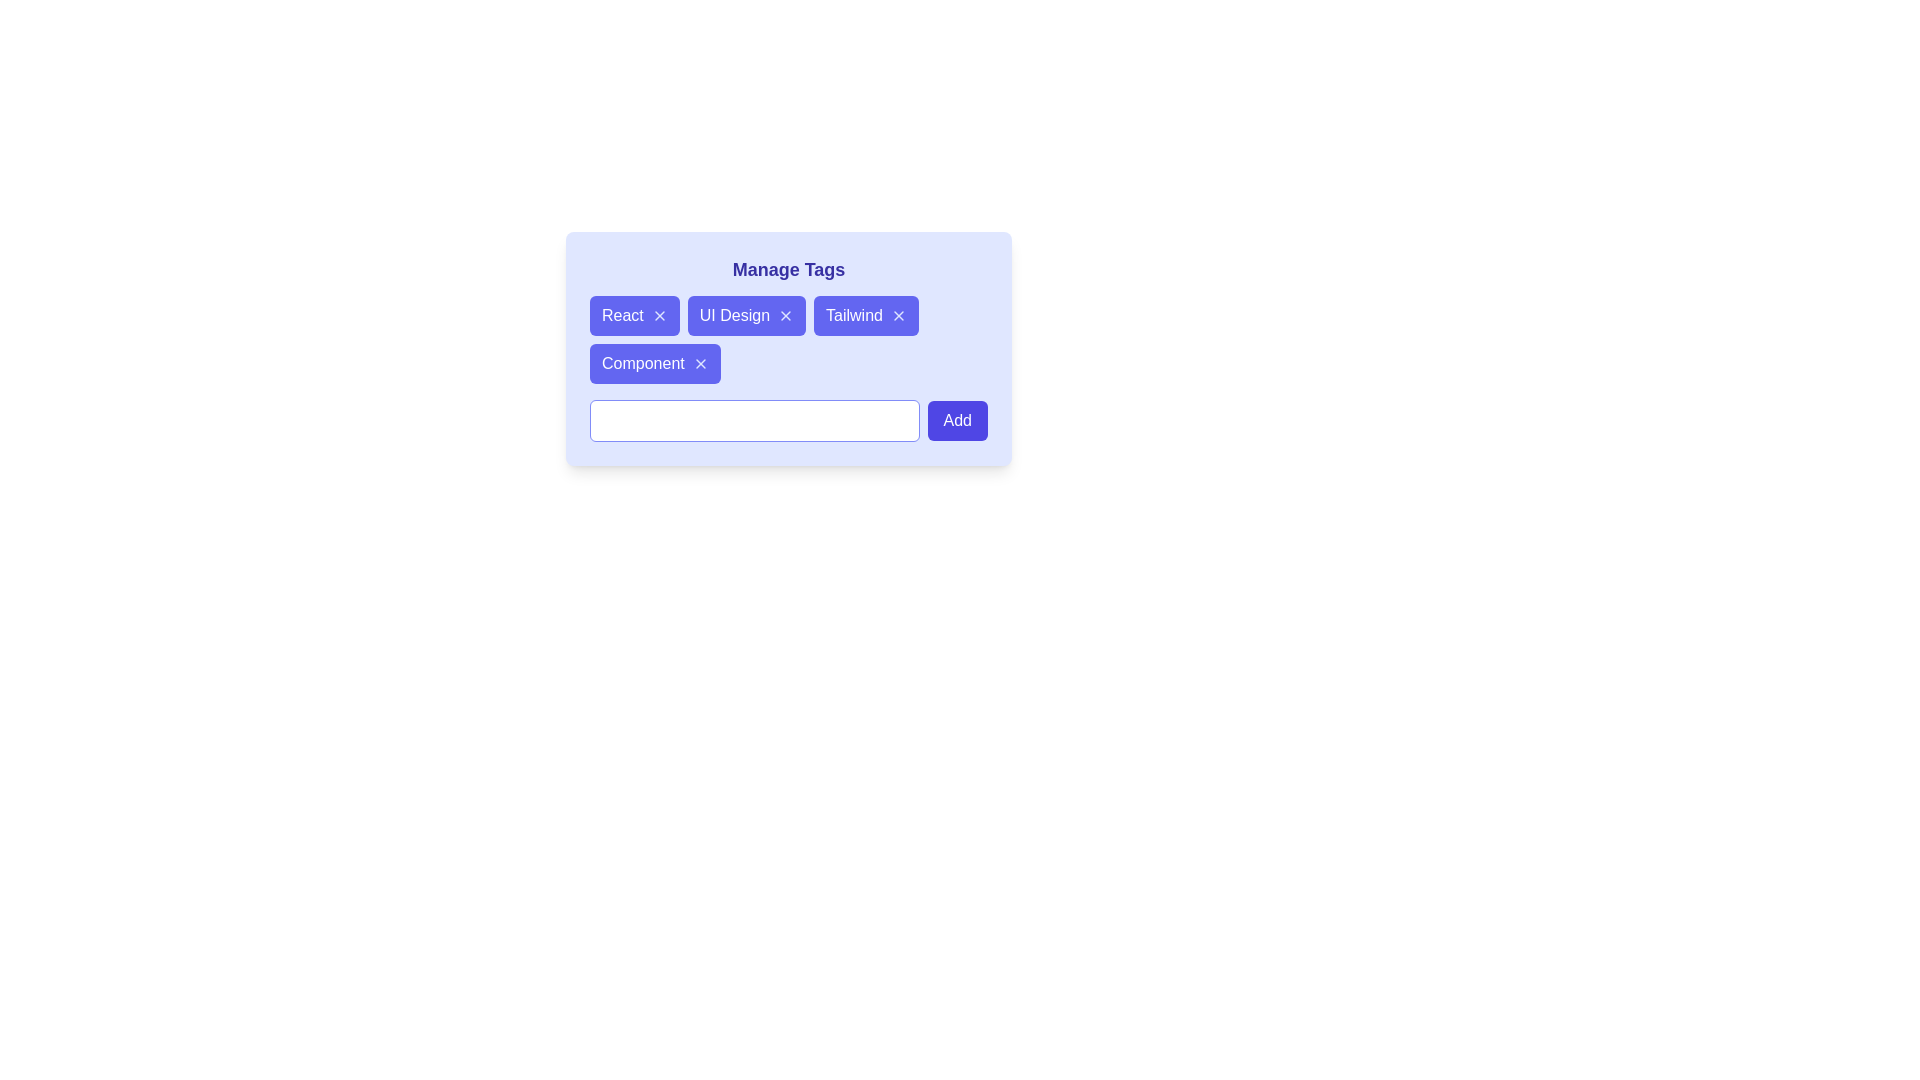 The height and width of the screenshot is (1080, 1920). Describe the element at coordinates (700, 363) in the screenshot. I see `the close button of the tag labeled Component to remove it` at that location.